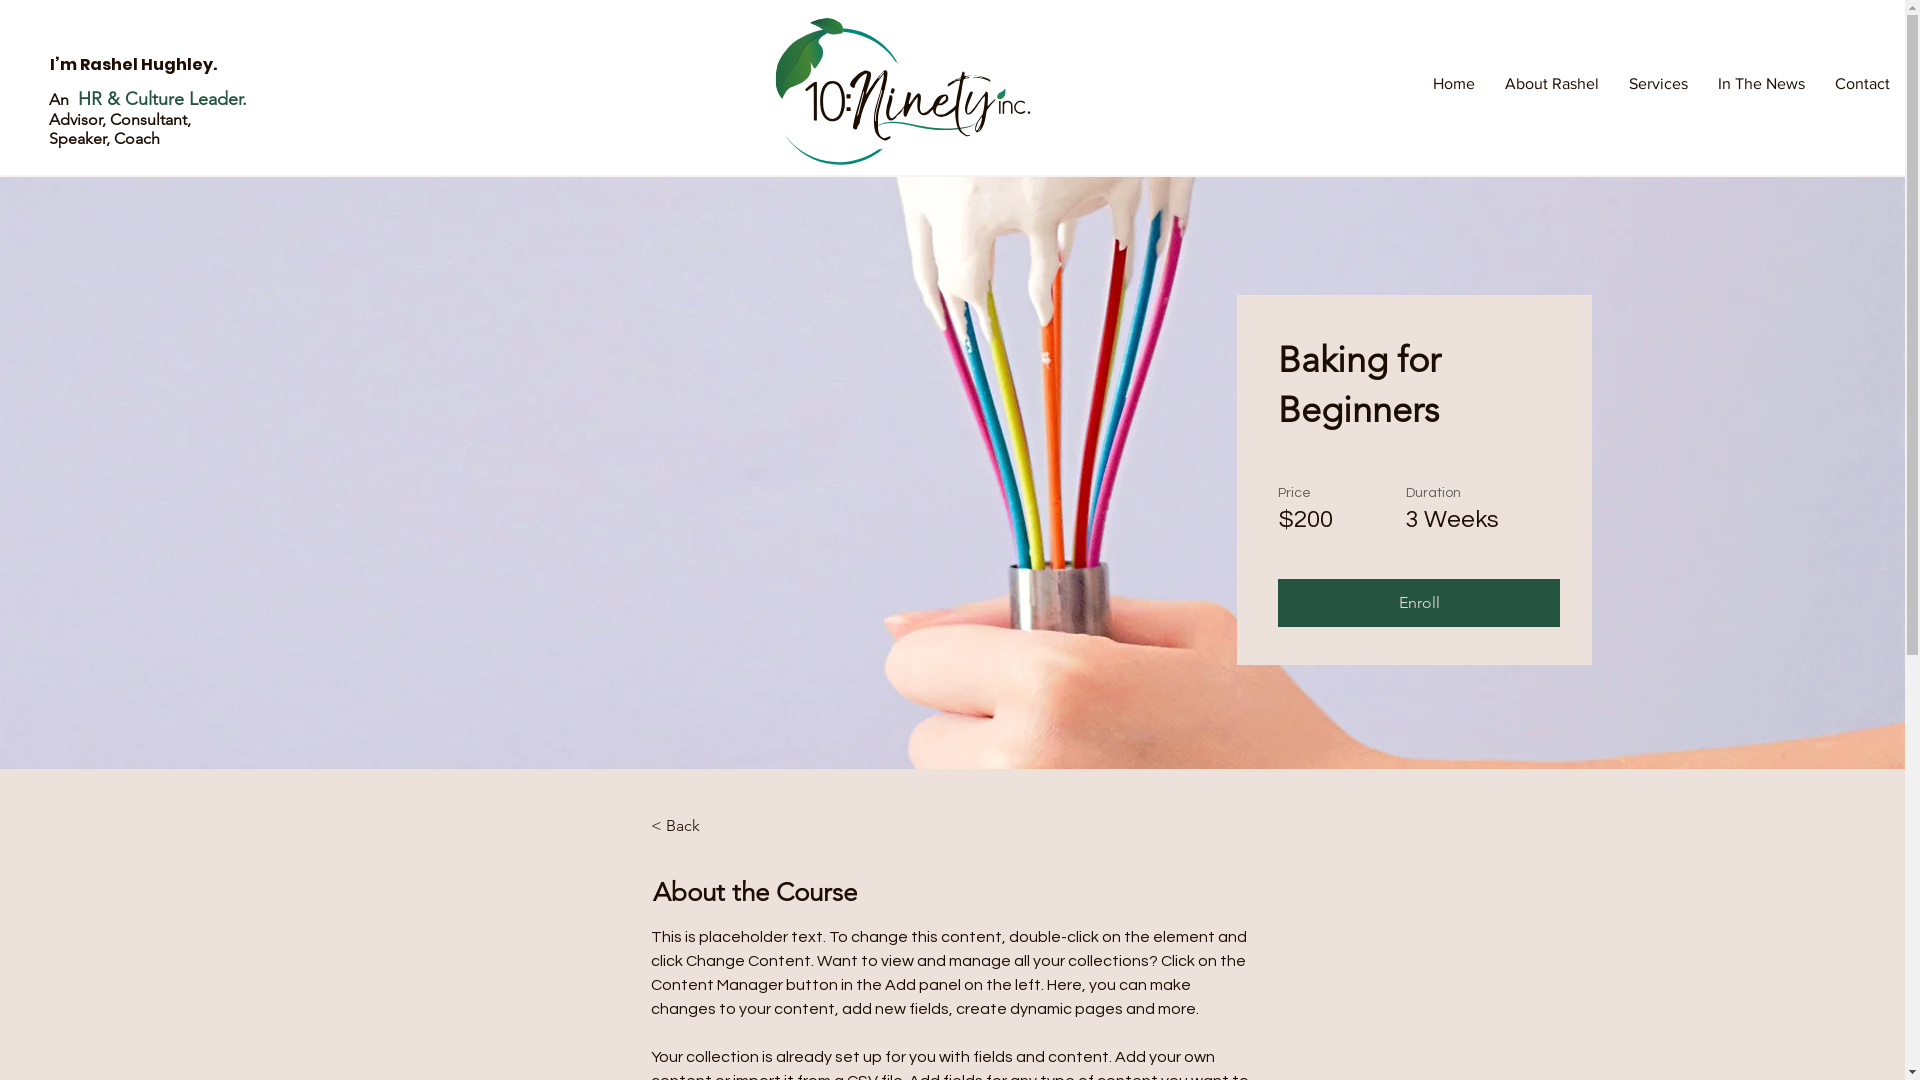 Image resolution: width=1920 pixels, height=1080 pixels. I want to click on 'About Rashel', so click(1550, 83).